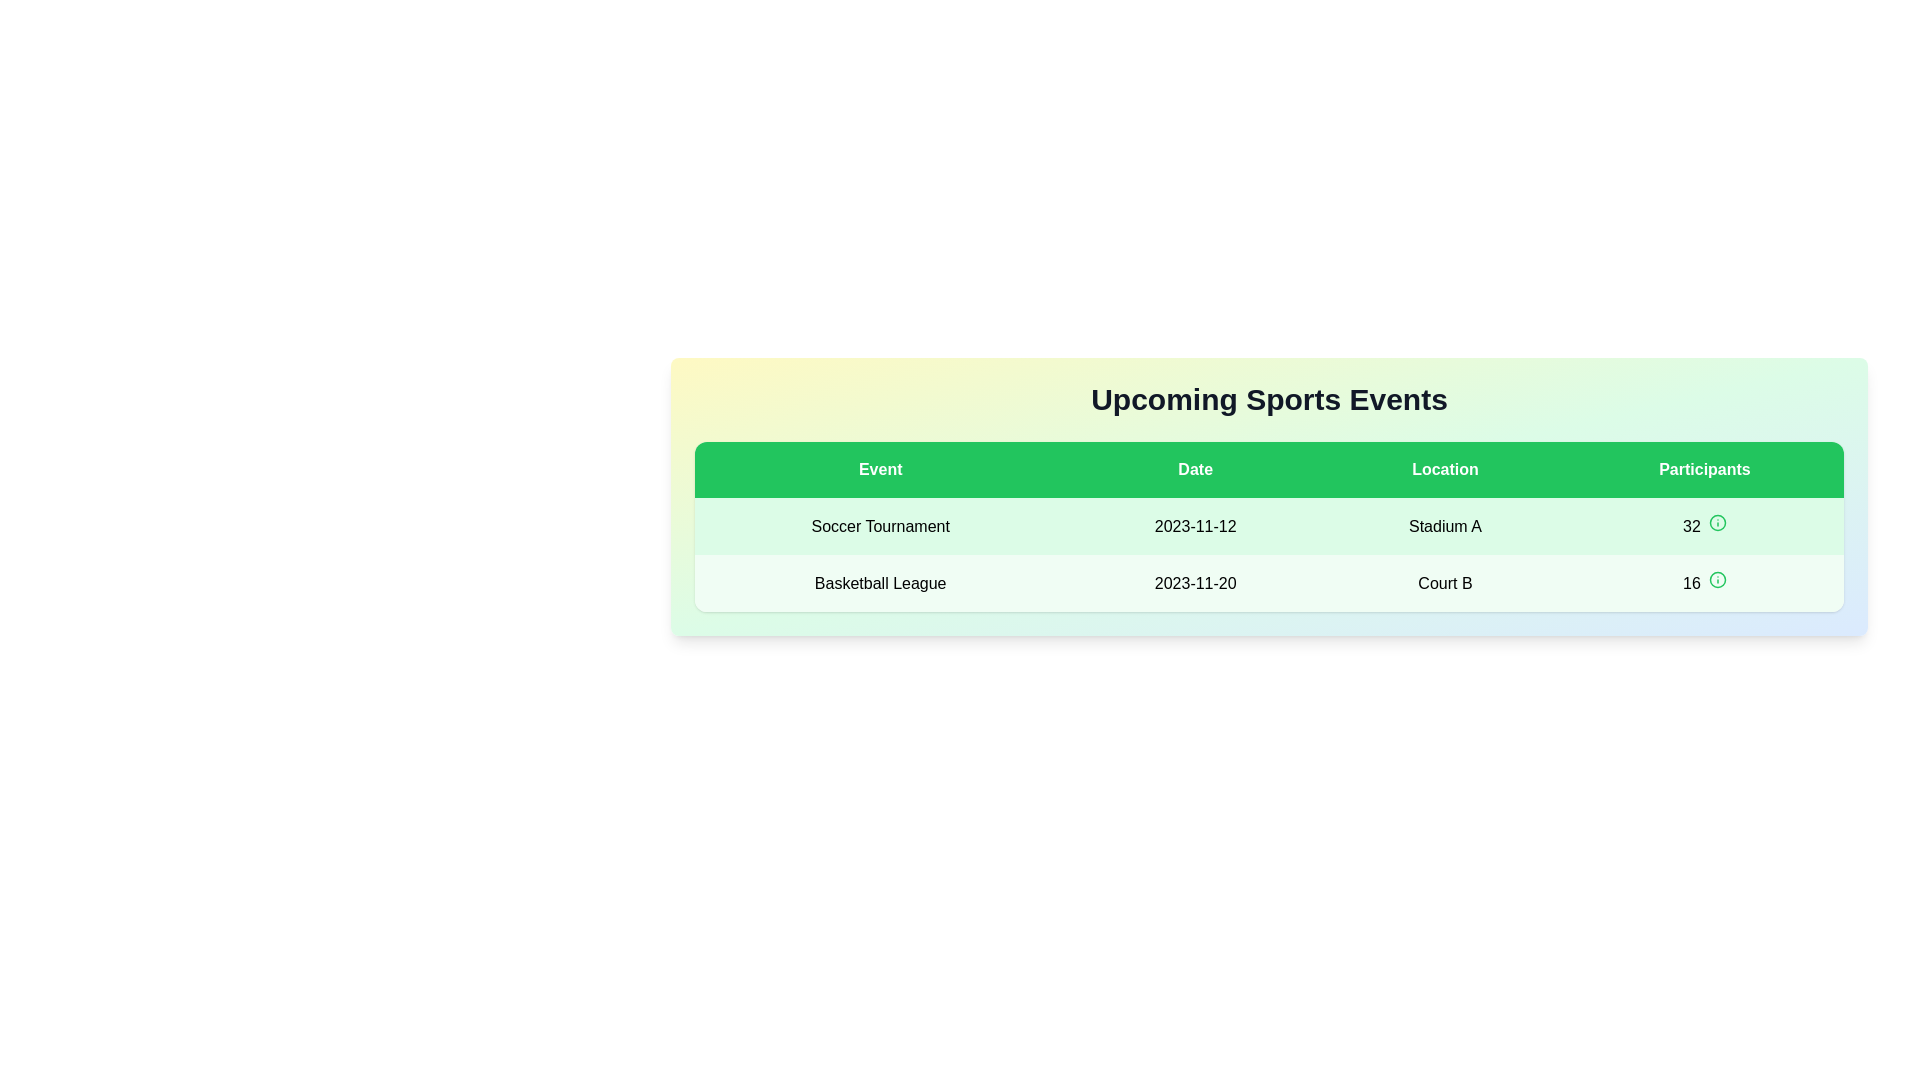 The width and height of the screenshot is (1920, 1080). Describe the element at coordinates (1268, 583) in the screenshot. I see `the second row in the table titled 'Upcoming Sports Events', which has a light green background and contains the fields 'Basketball League', '2023-11-20', 'Court B', and '16'` at that location.